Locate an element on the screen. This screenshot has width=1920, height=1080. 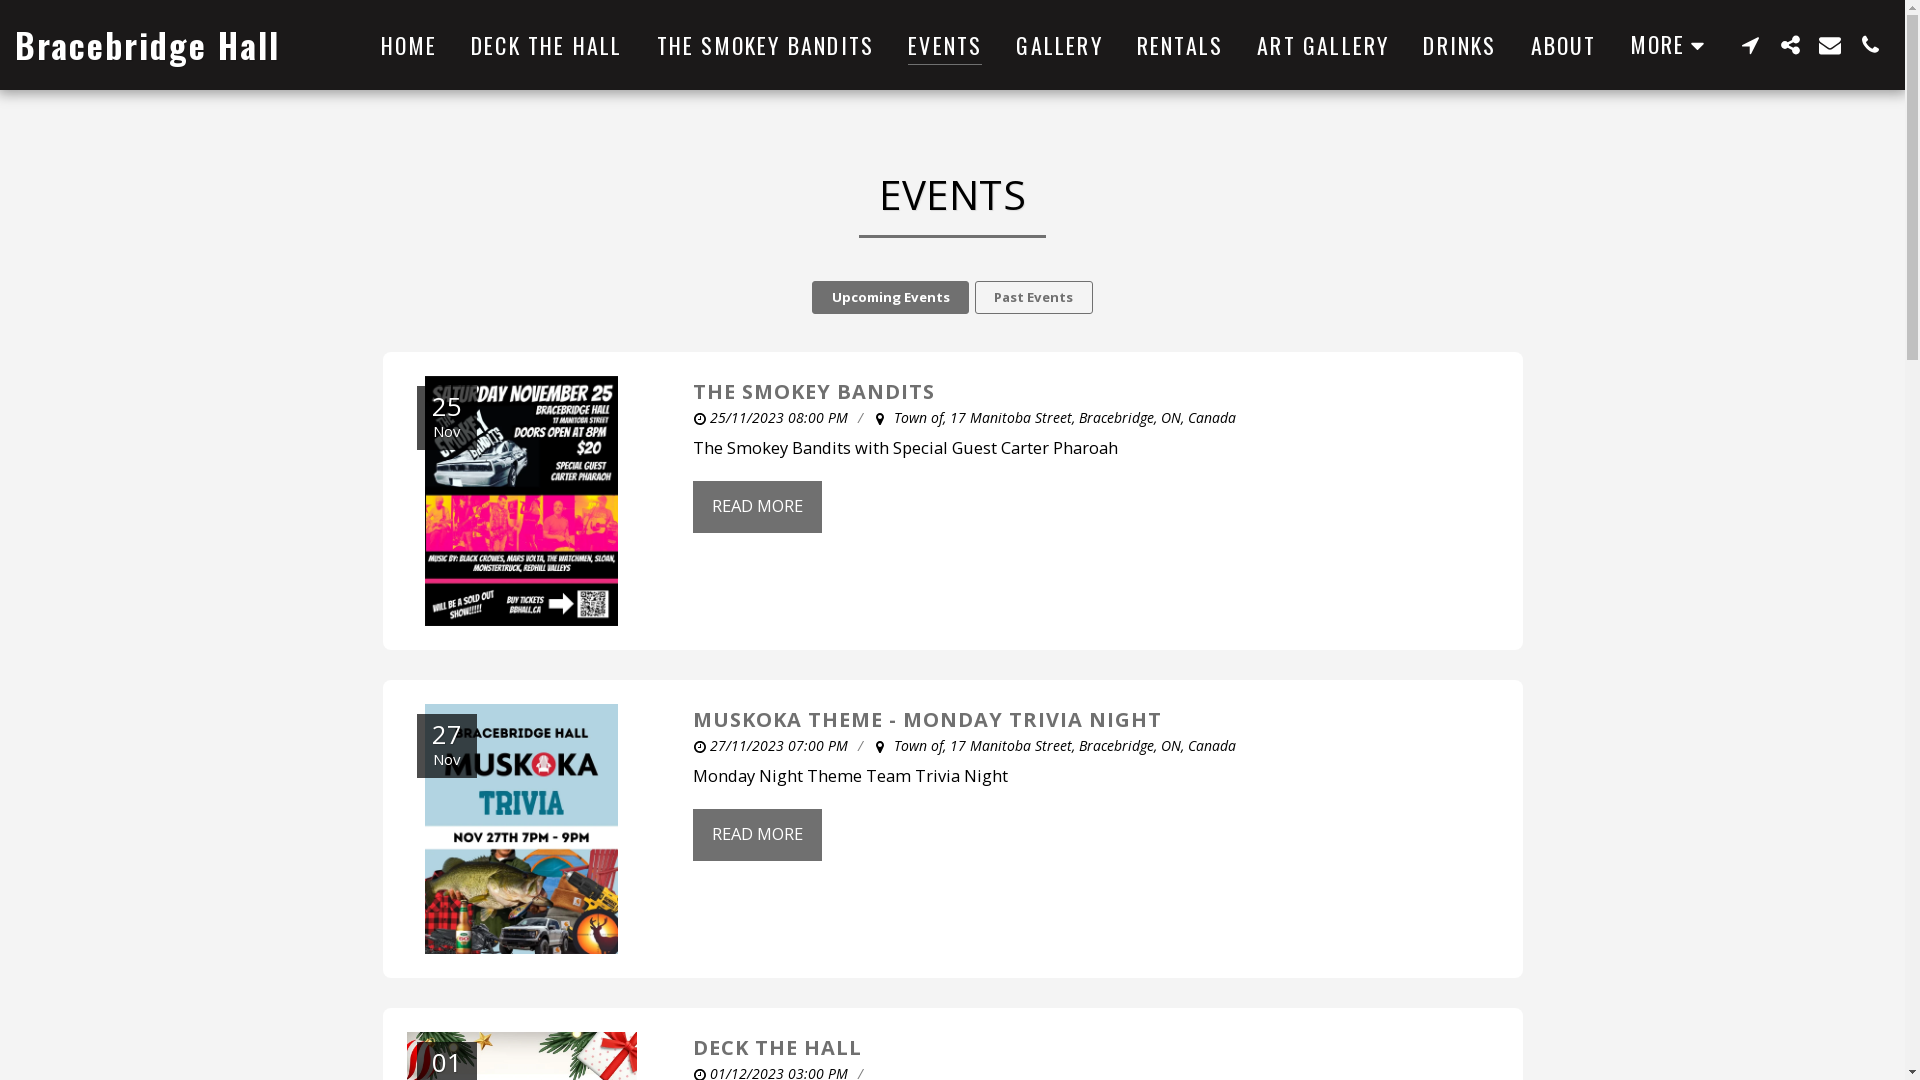
'DRINKS' is located at coordinates (1459, 45).